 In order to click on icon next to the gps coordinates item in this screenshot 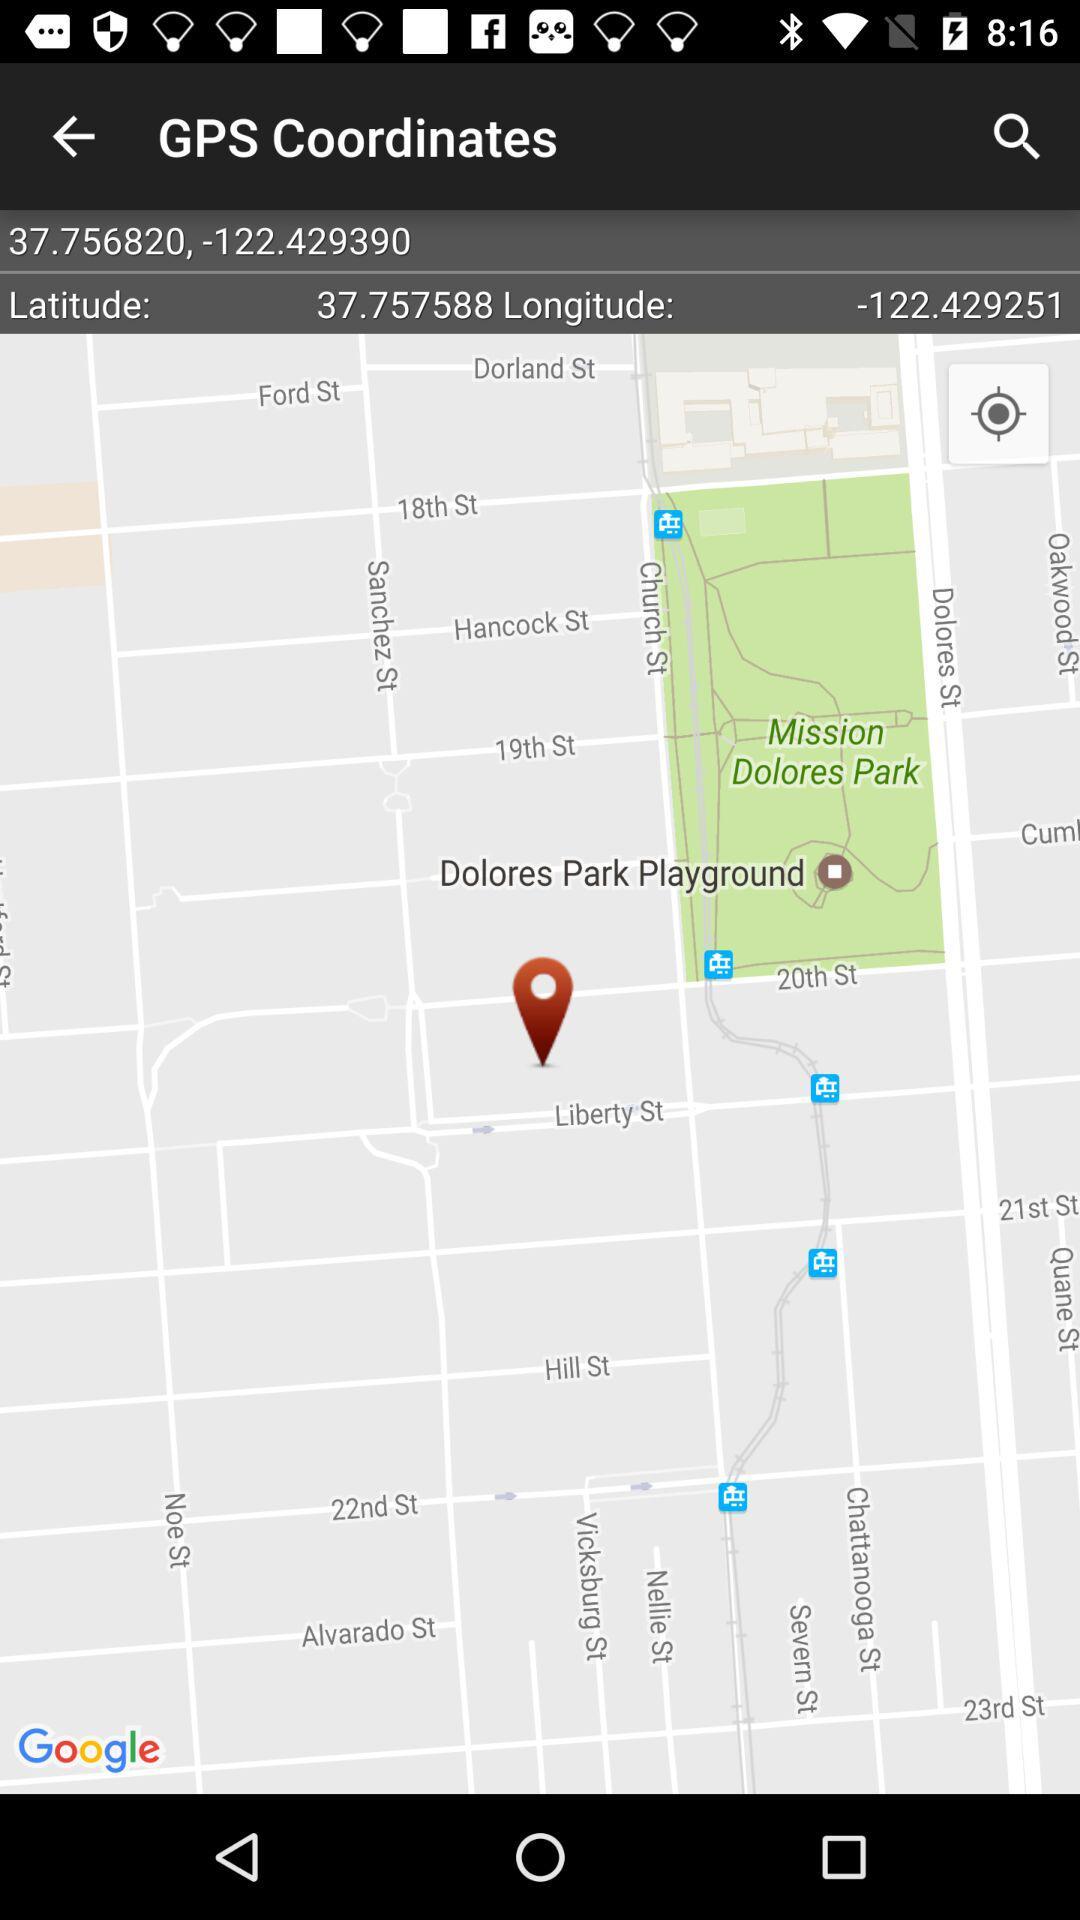, I will do `click(1017, 135)`.